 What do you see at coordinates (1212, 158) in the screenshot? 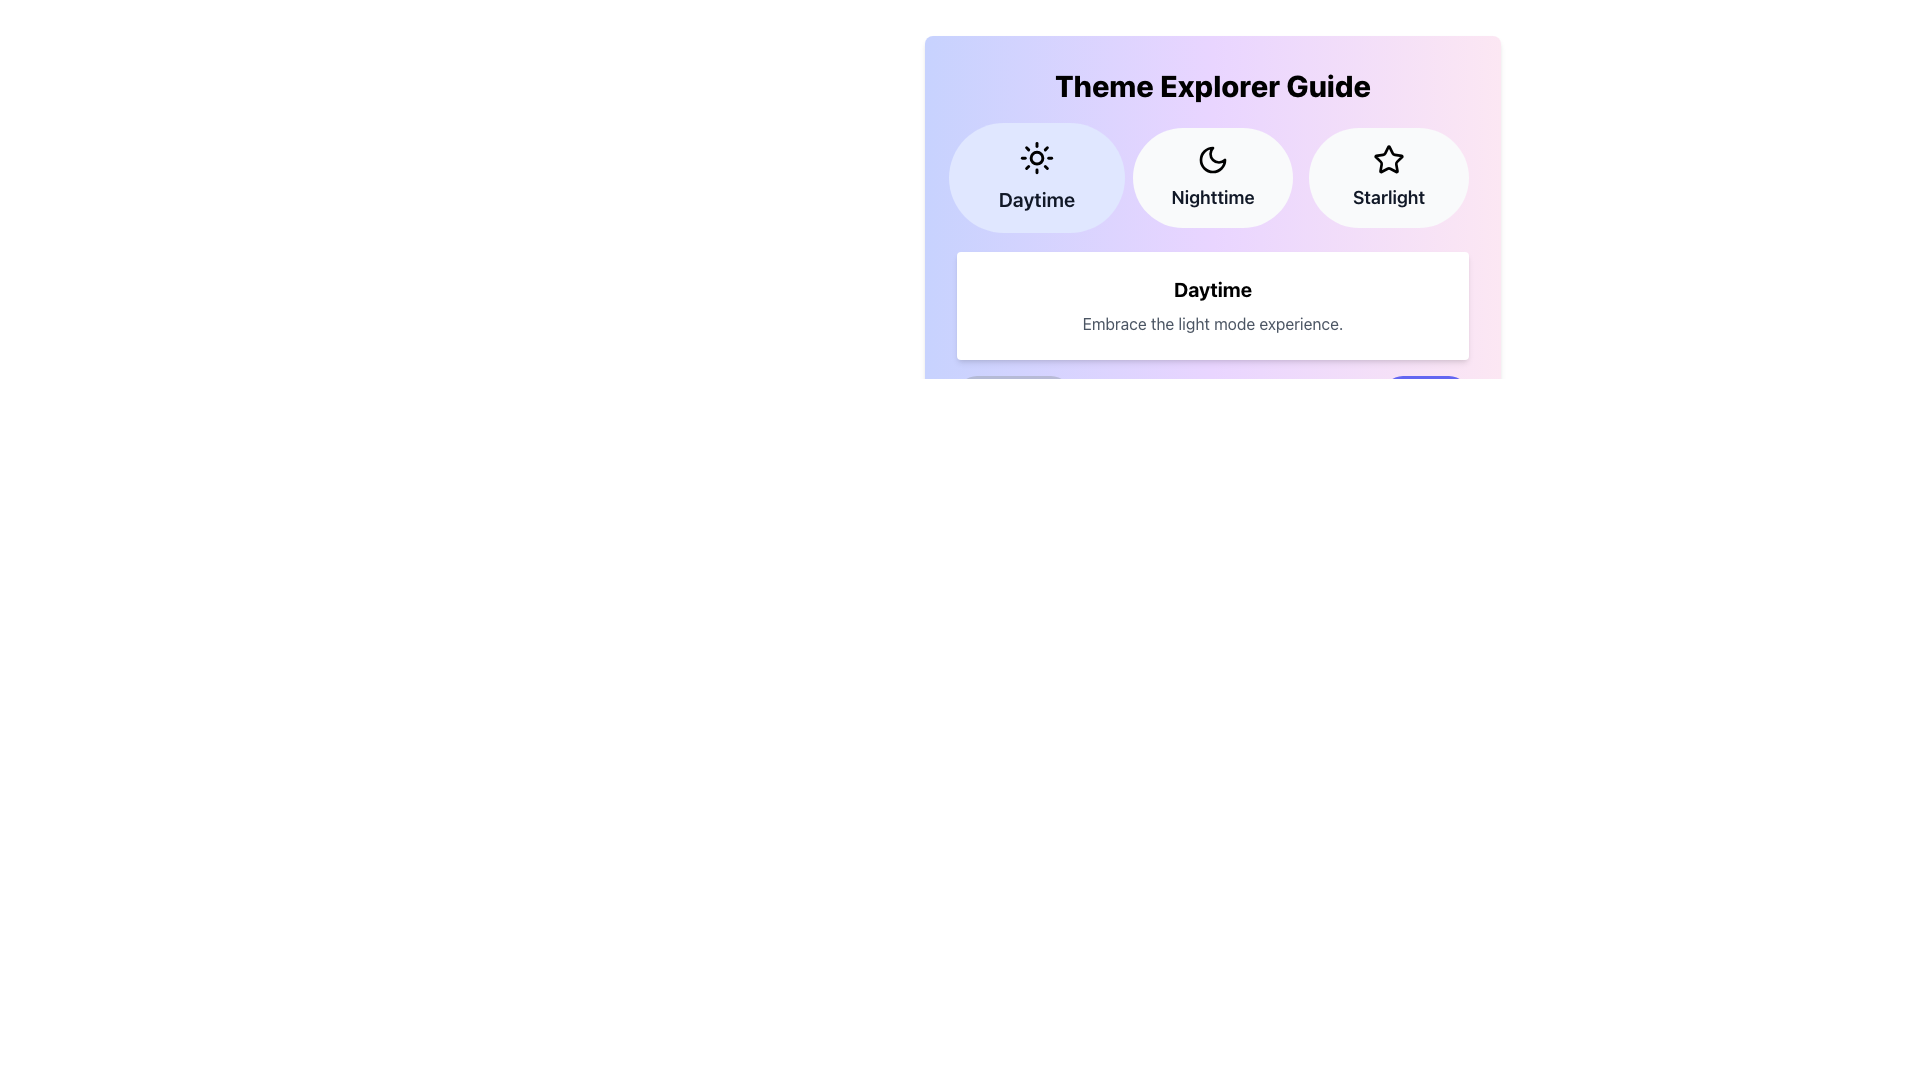
I see `the crescent moon-shaped icon that is positioned above the 'Nighttime' label in the 'Theme Explorer Guide' interface` at bounding box center [1212, 158].